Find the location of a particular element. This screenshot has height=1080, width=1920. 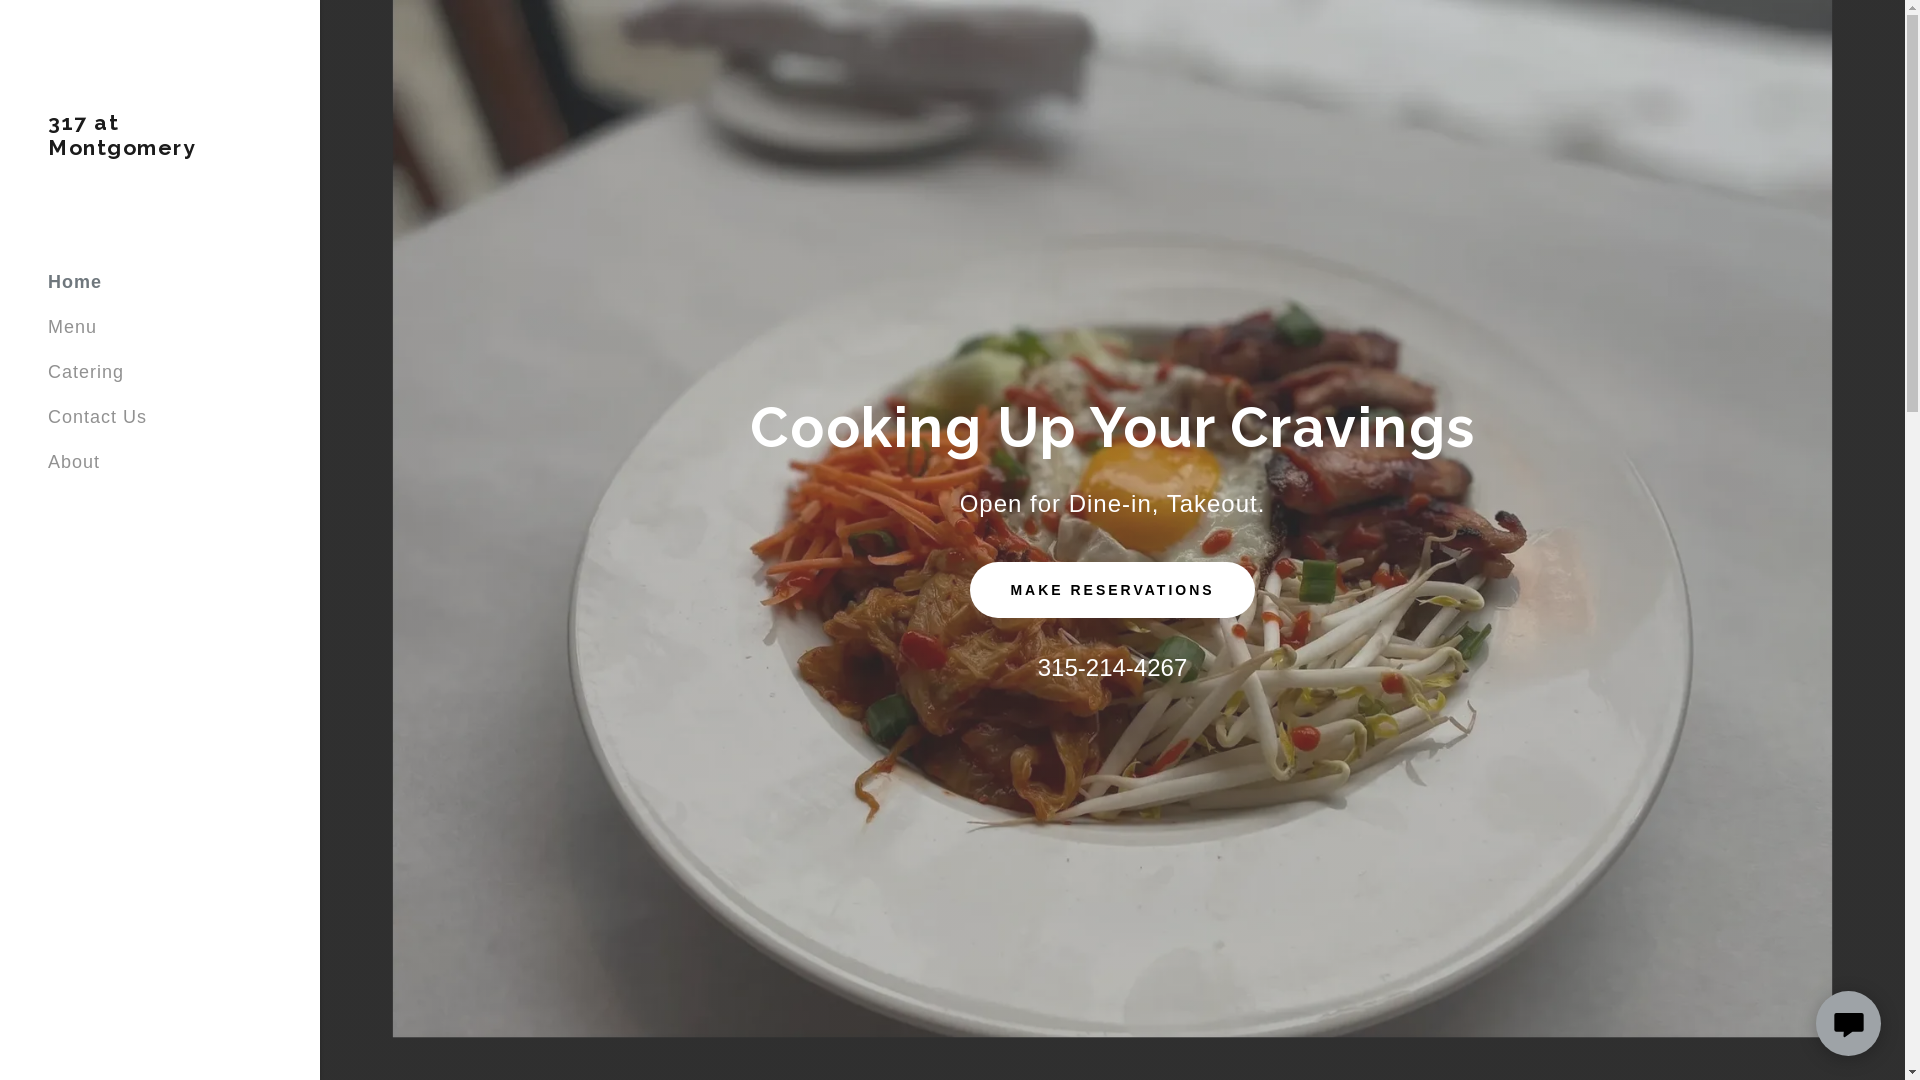

'About' is located at coordinates (73, 462).